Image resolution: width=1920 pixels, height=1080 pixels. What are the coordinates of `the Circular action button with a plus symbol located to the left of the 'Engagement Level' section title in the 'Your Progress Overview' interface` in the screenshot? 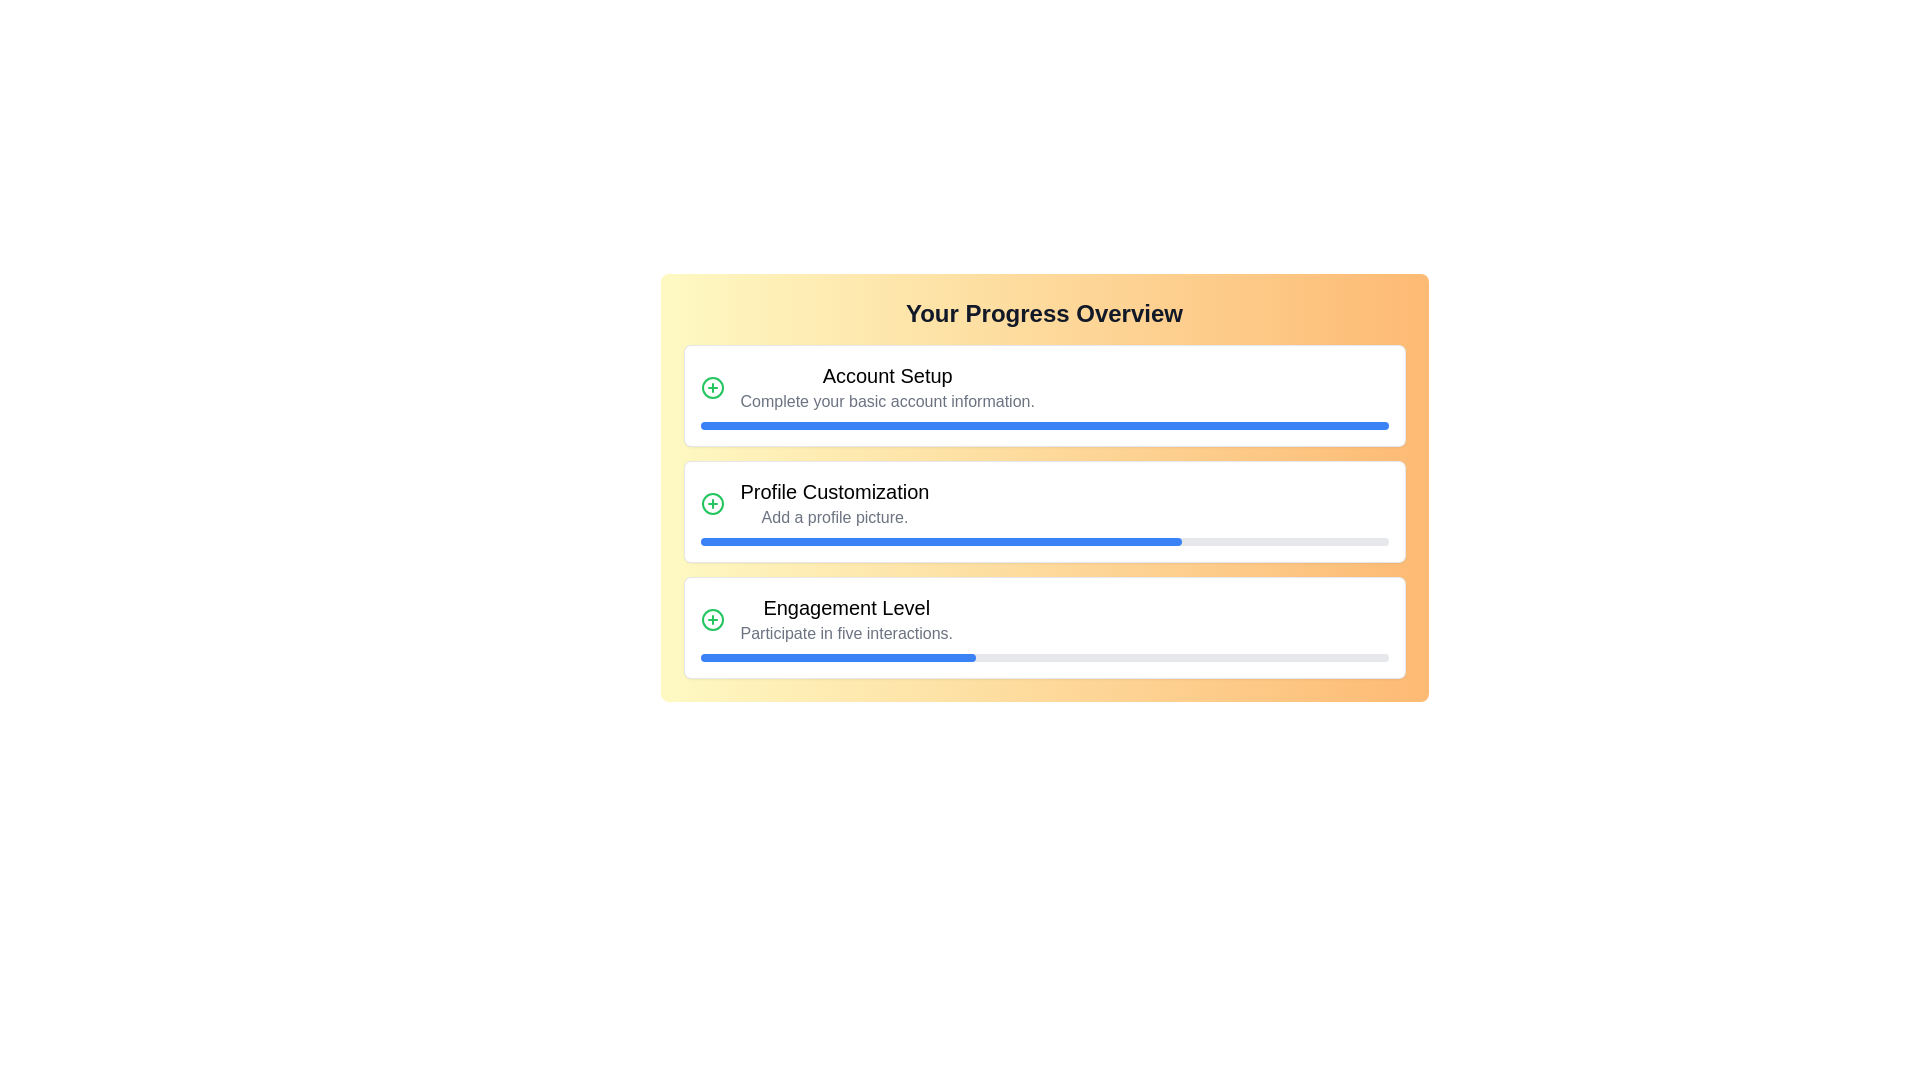 It's located at (712, 619).